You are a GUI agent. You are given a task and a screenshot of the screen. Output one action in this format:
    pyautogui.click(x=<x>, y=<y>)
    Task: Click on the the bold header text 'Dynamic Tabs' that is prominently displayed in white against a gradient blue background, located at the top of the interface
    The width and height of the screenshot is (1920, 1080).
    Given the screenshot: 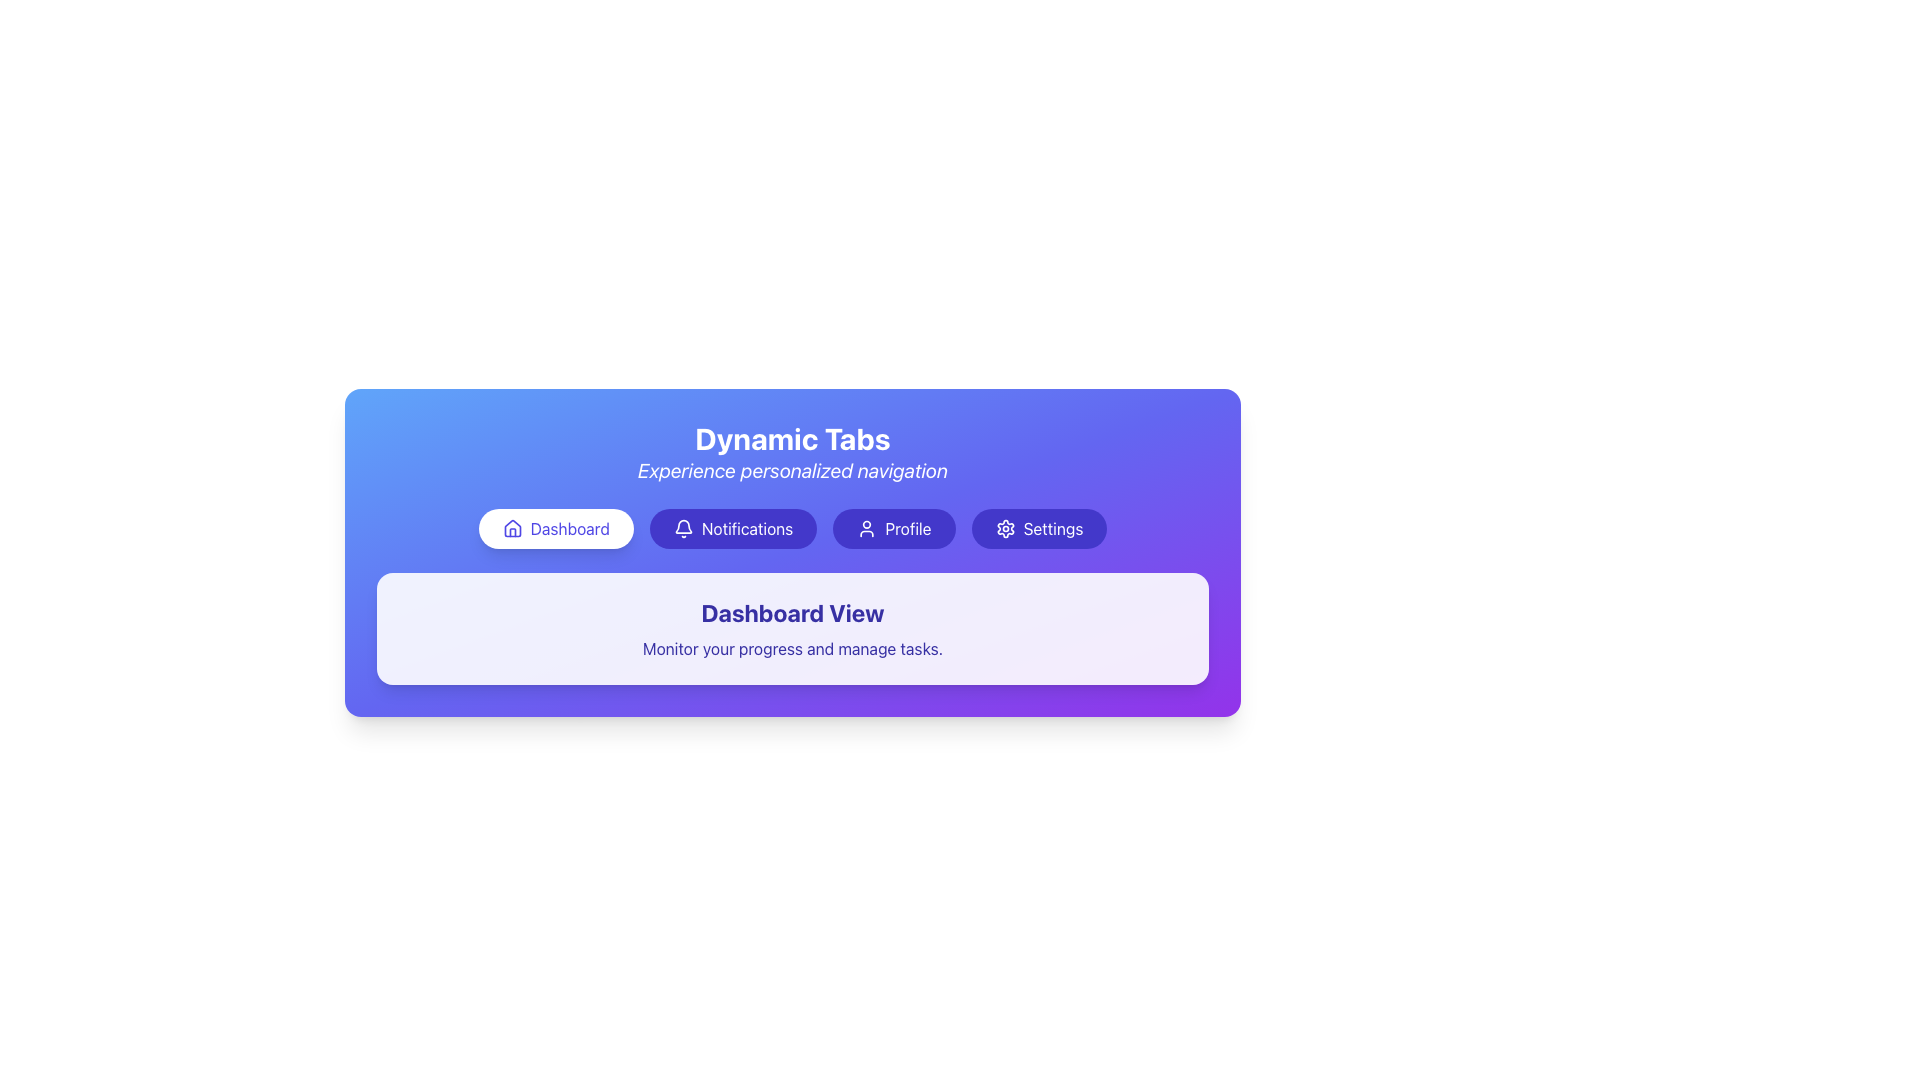 What is the action you would take?
    pyautogui.click(x=791, y=438)
    